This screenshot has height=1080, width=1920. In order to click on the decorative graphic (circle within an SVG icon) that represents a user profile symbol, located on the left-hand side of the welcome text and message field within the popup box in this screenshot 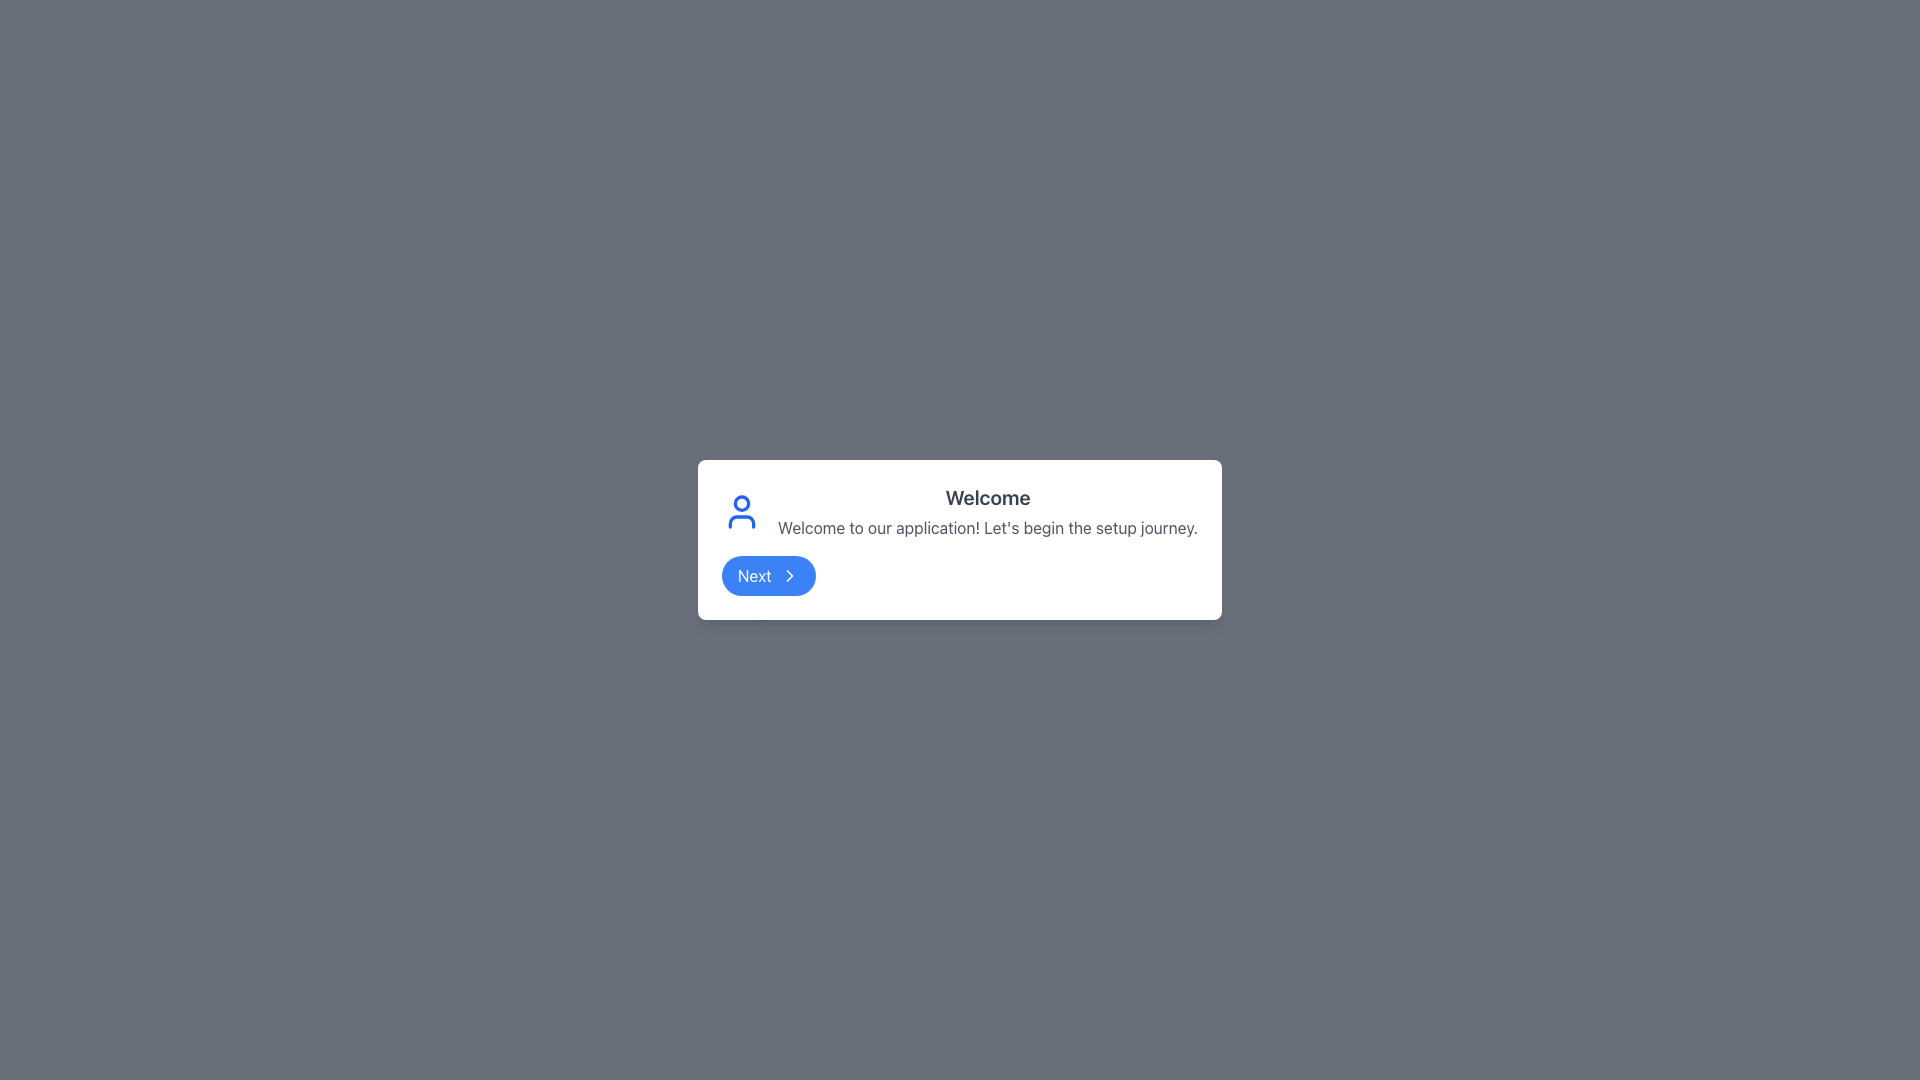, I will do `click(740, 502)`.